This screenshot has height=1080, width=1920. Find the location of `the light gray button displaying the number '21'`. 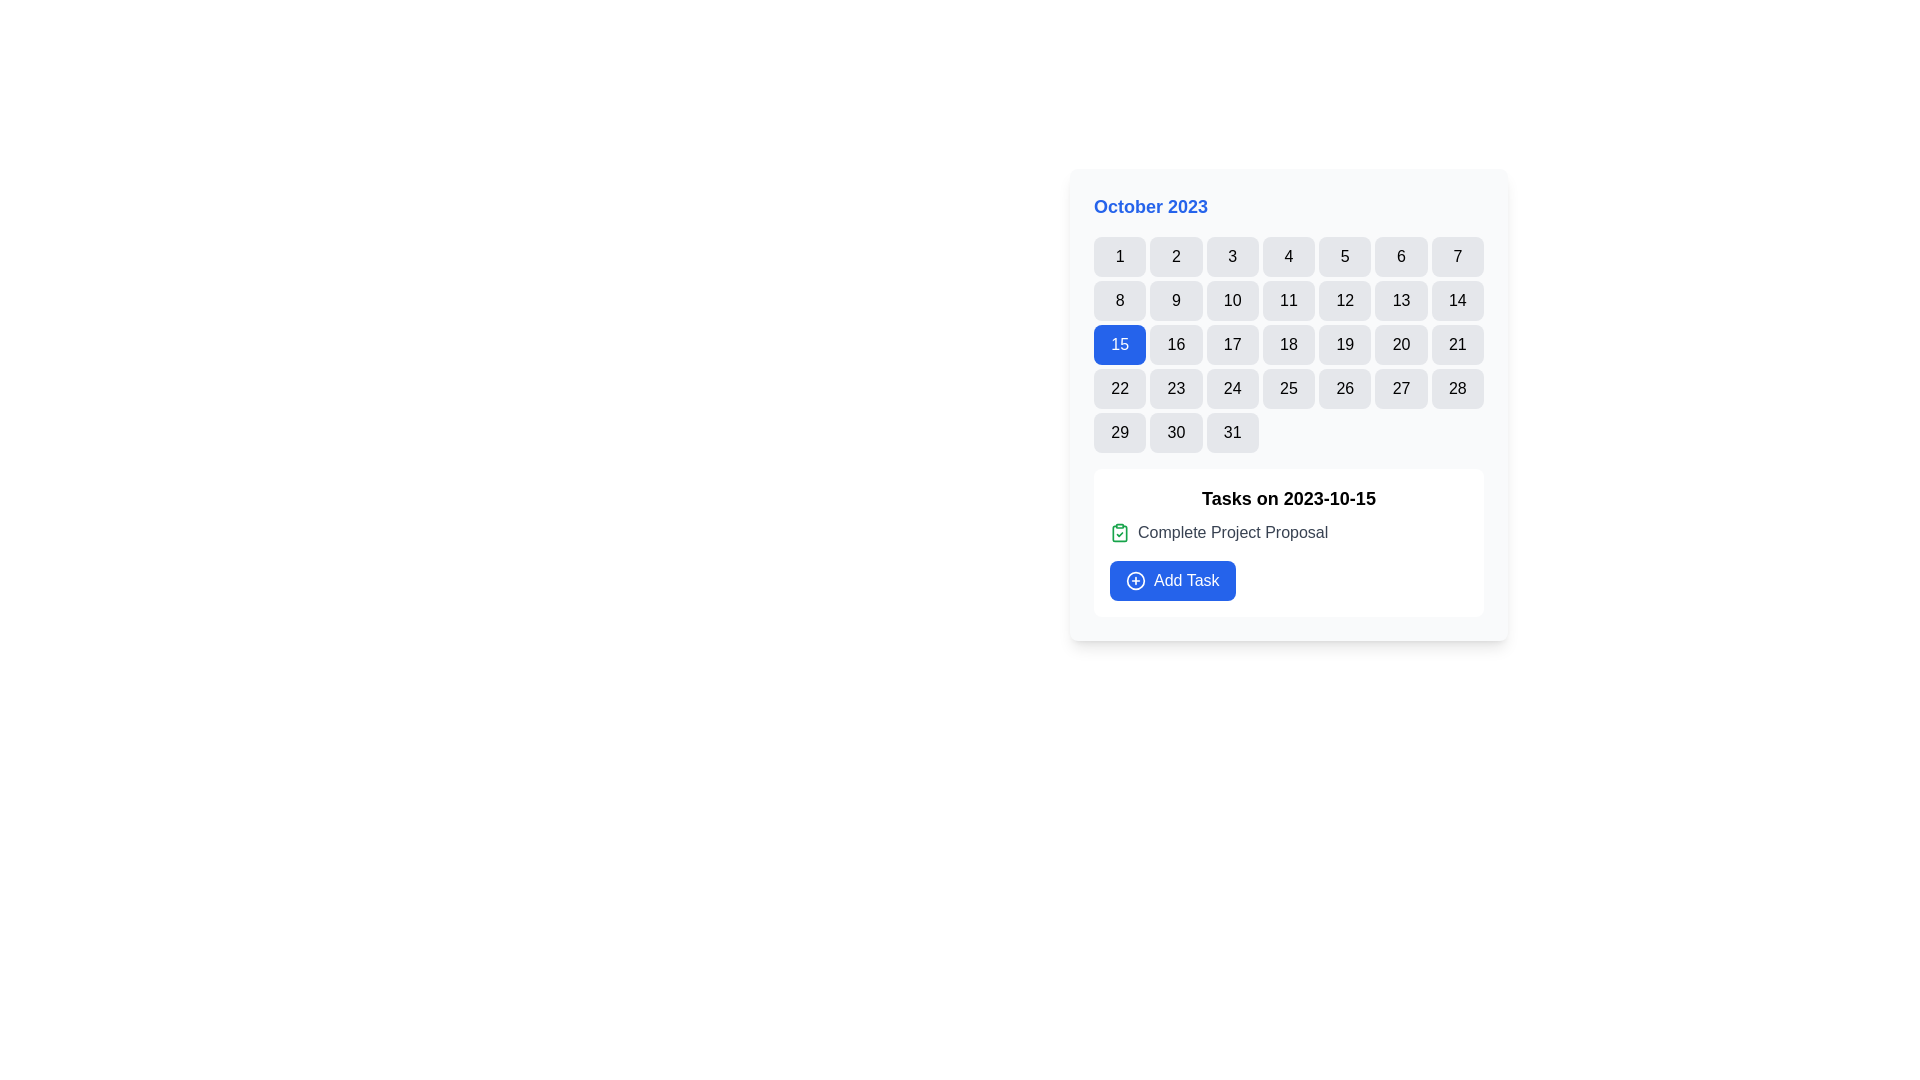

the light gray button displaying the number '21' is located at coordinates (1457, 343).